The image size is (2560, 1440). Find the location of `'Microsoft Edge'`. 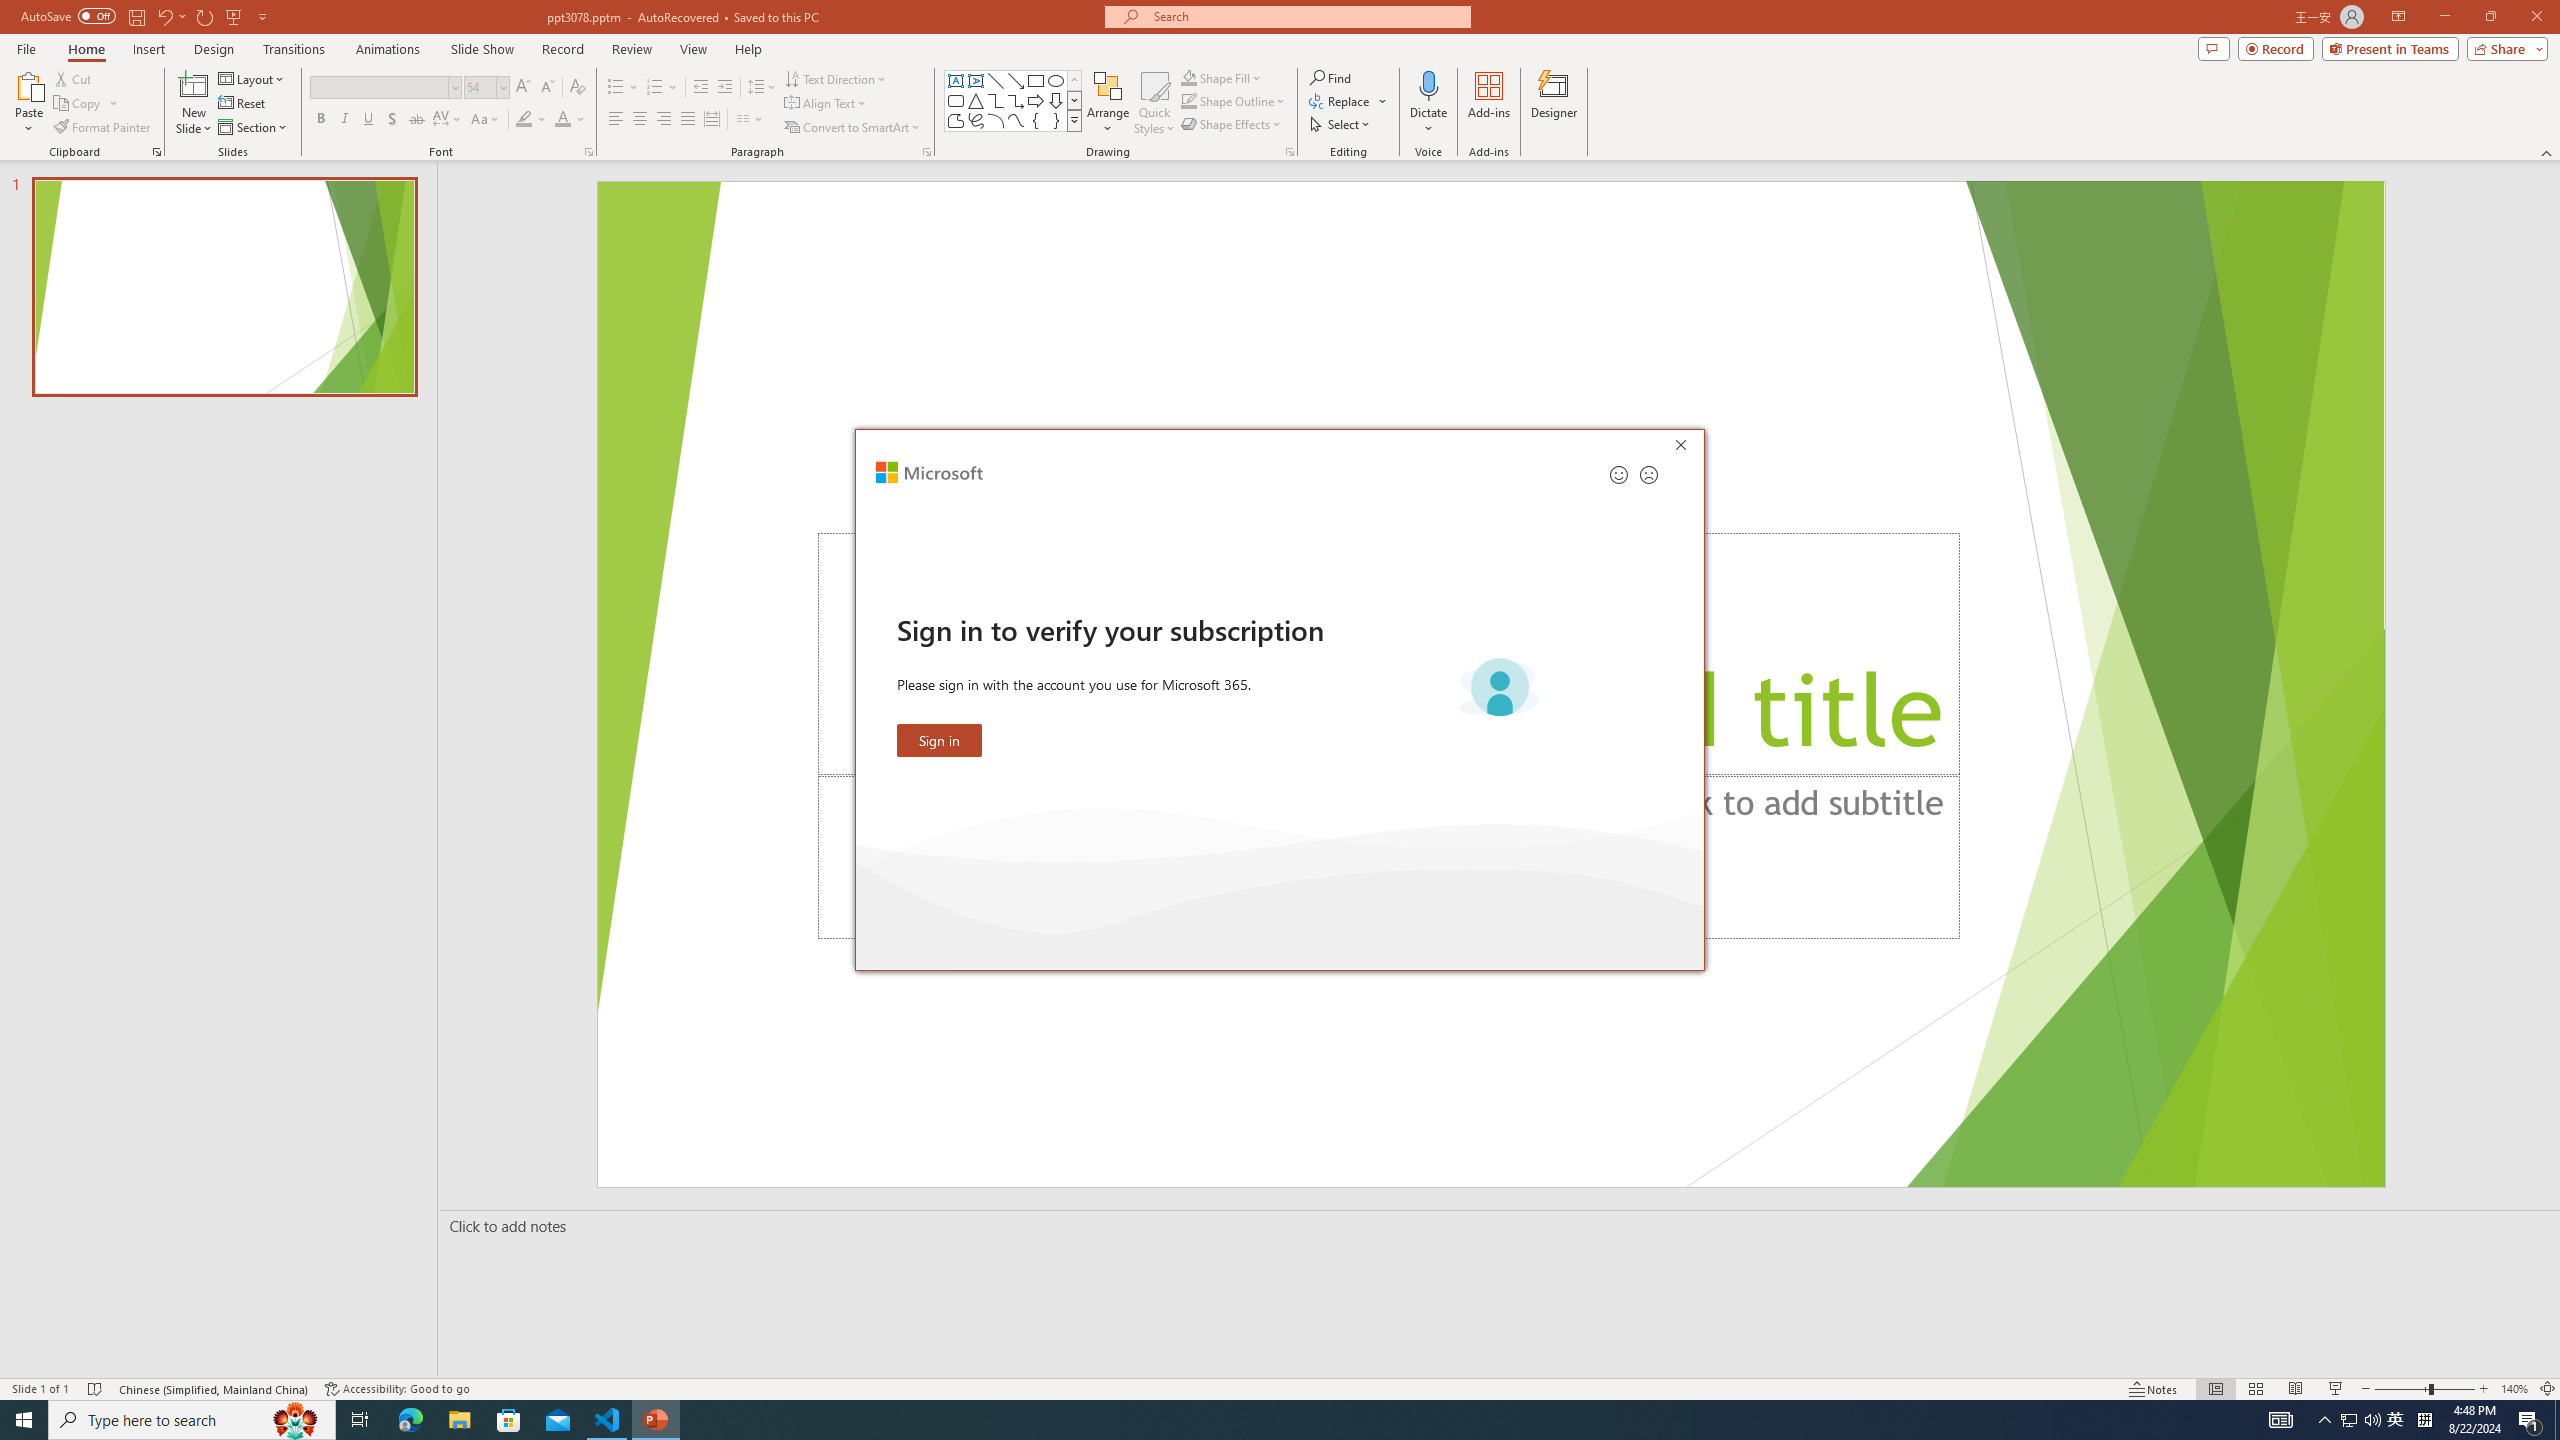

'Microsoft Edge' is located at coordinates (409, 1418).